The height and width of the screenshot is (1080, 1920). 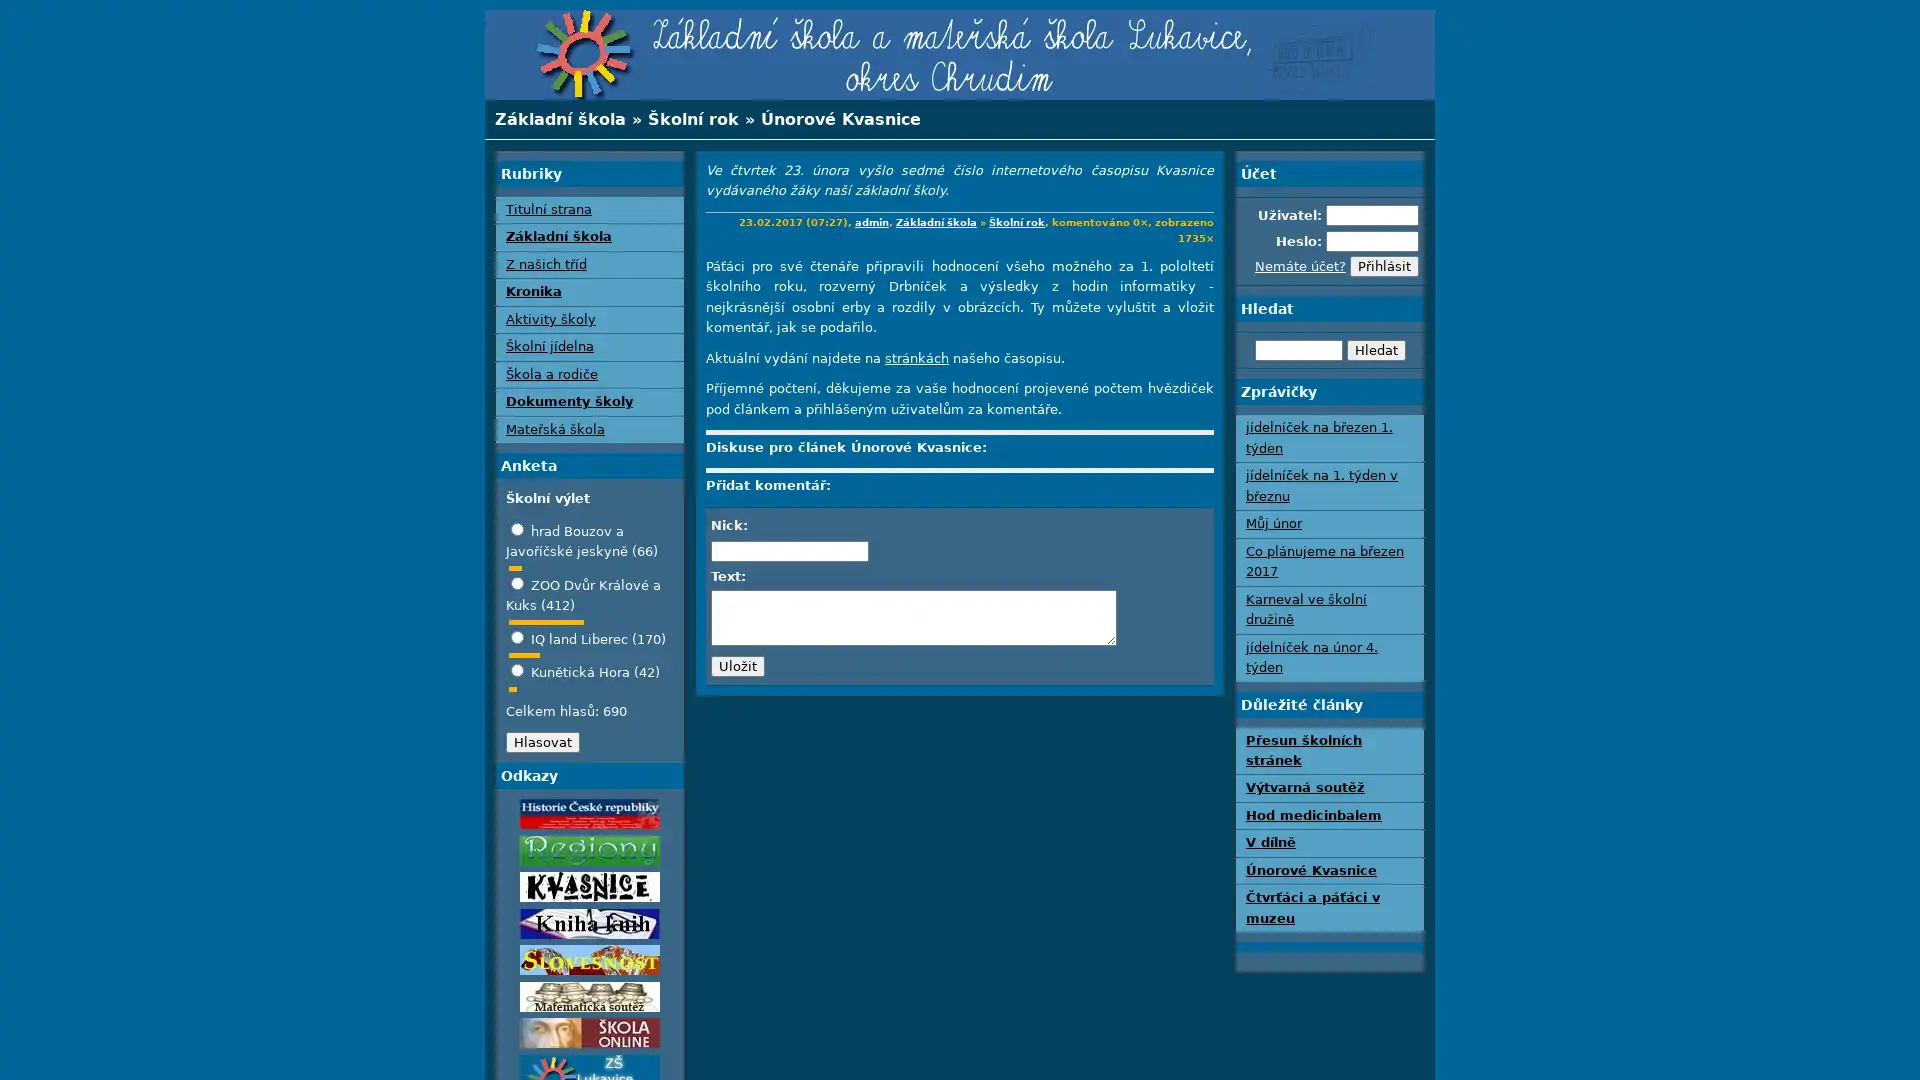 What do you see at coordinates (1374, 348) in the screenshot?
I see `Hledat` at bounding box center [1374, 348].